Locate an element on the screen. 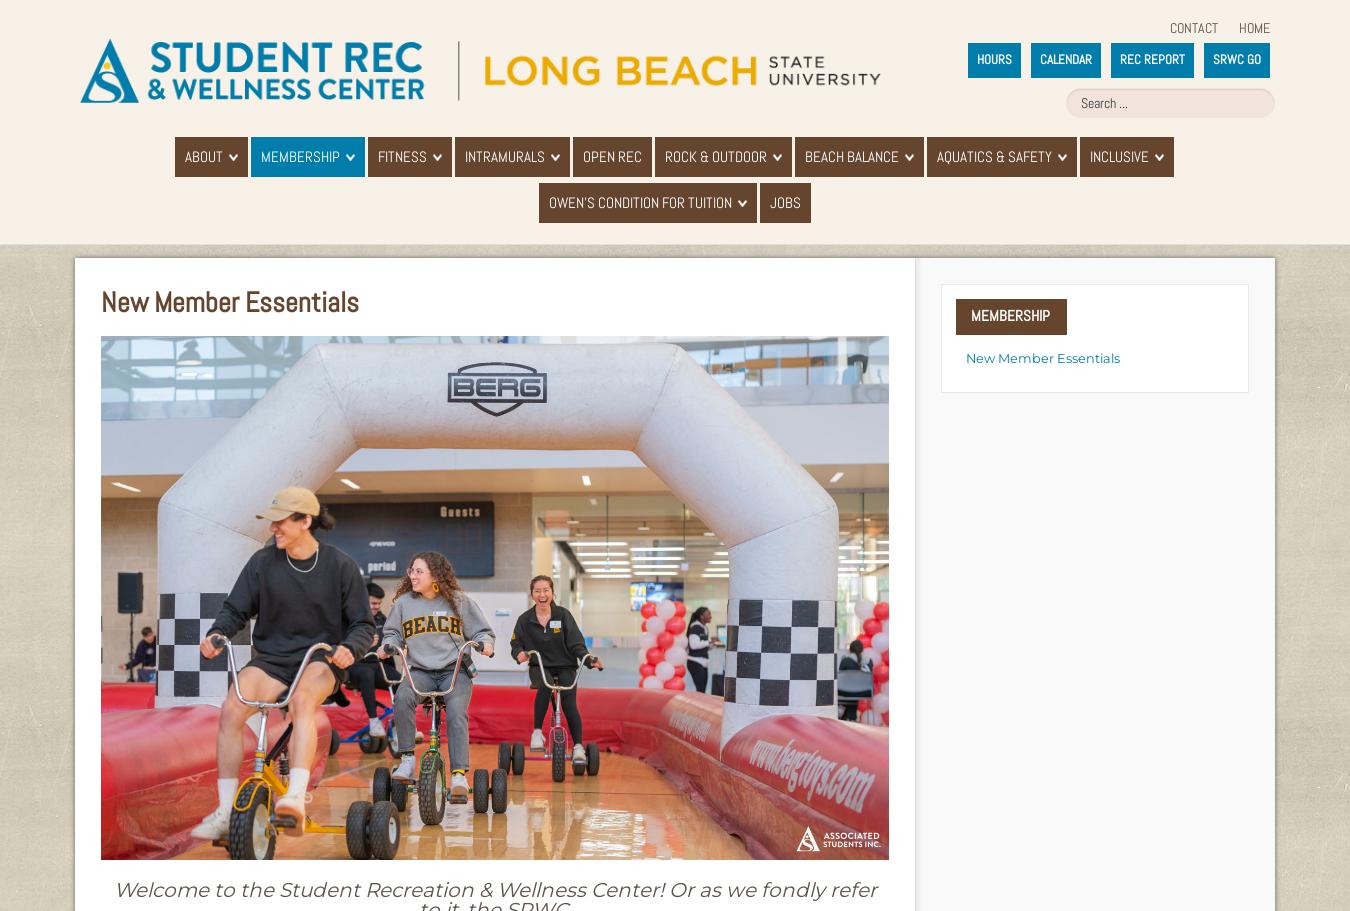 The width and height of the screenshot is (1350, 911). 'Open Rec' is located at coordinates (583, 156).